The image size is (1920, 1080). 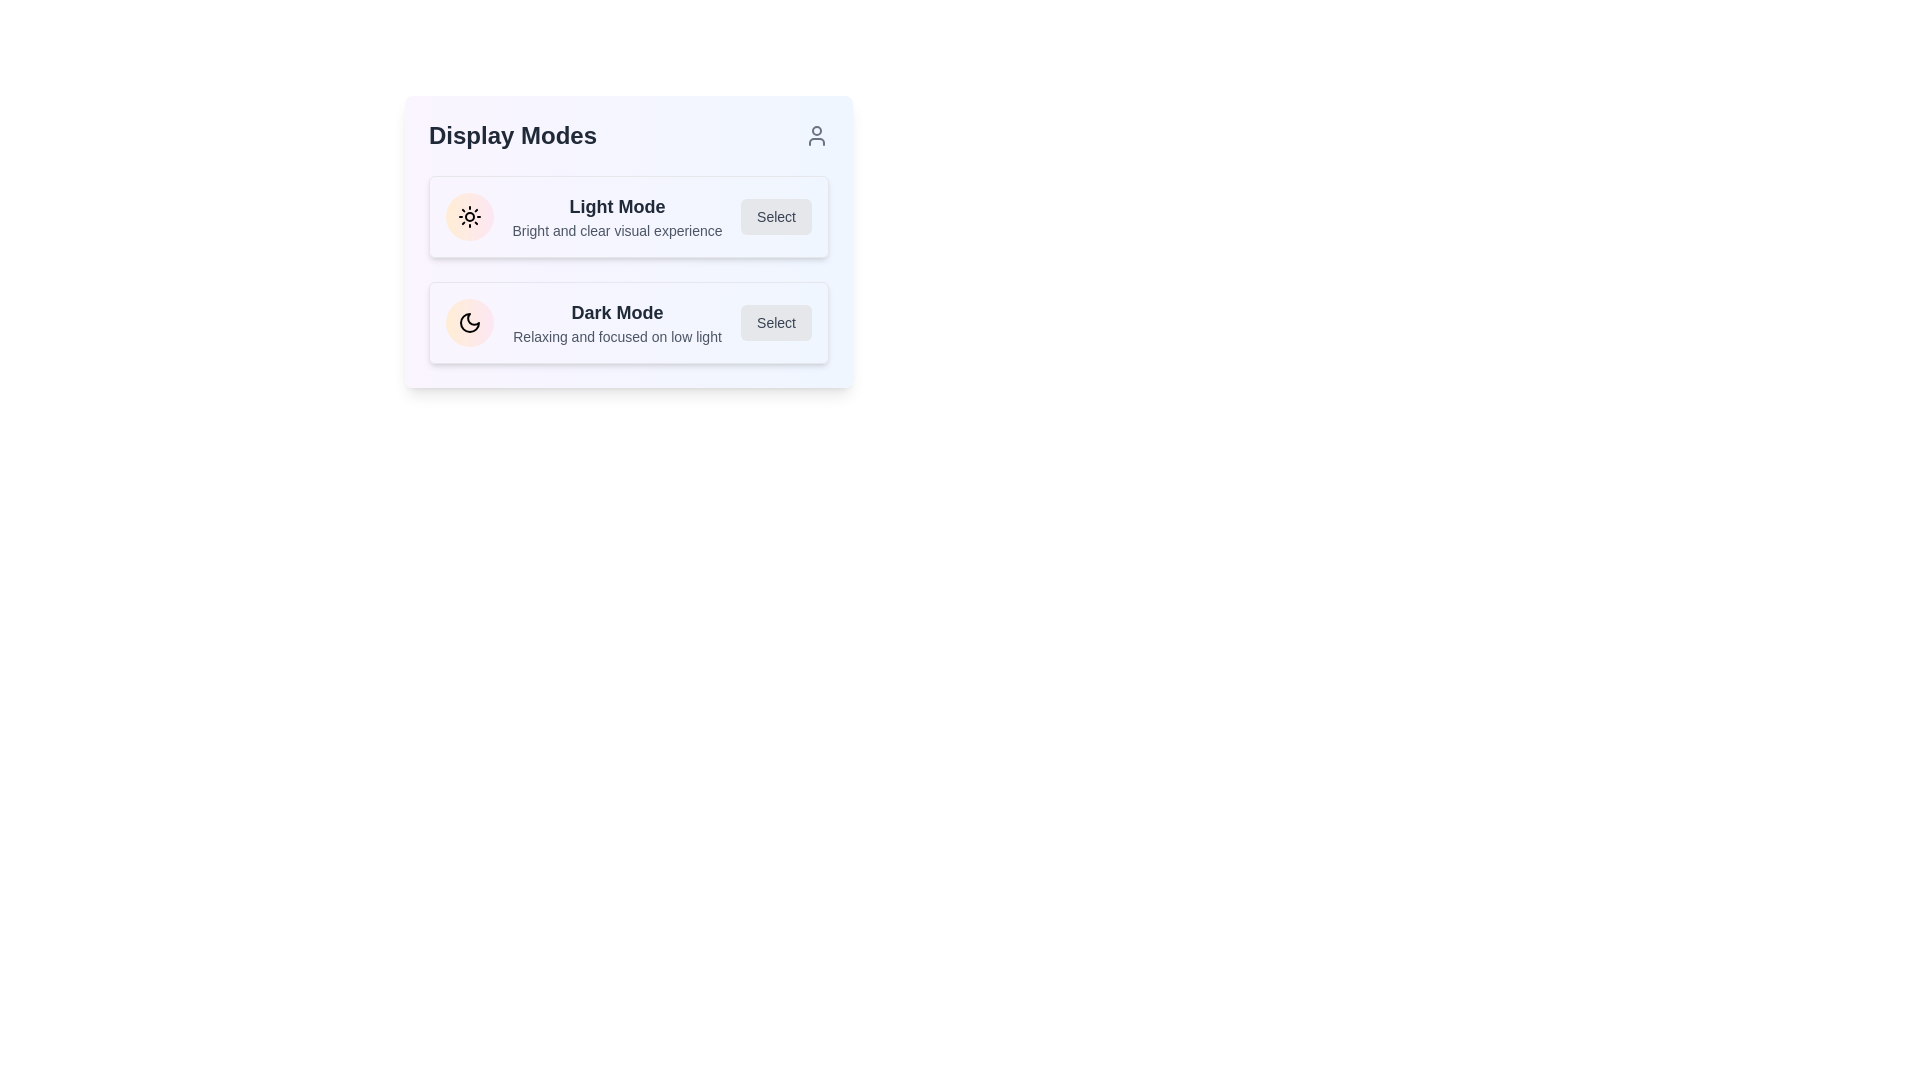 What do you see at coordinates (469, 322) in the screenshot?
I see `the crescent moon icon representing 'Night' or 'Dark Mode' located to the left of the 'Dark Mode' label` at bounding box center [469, 322].